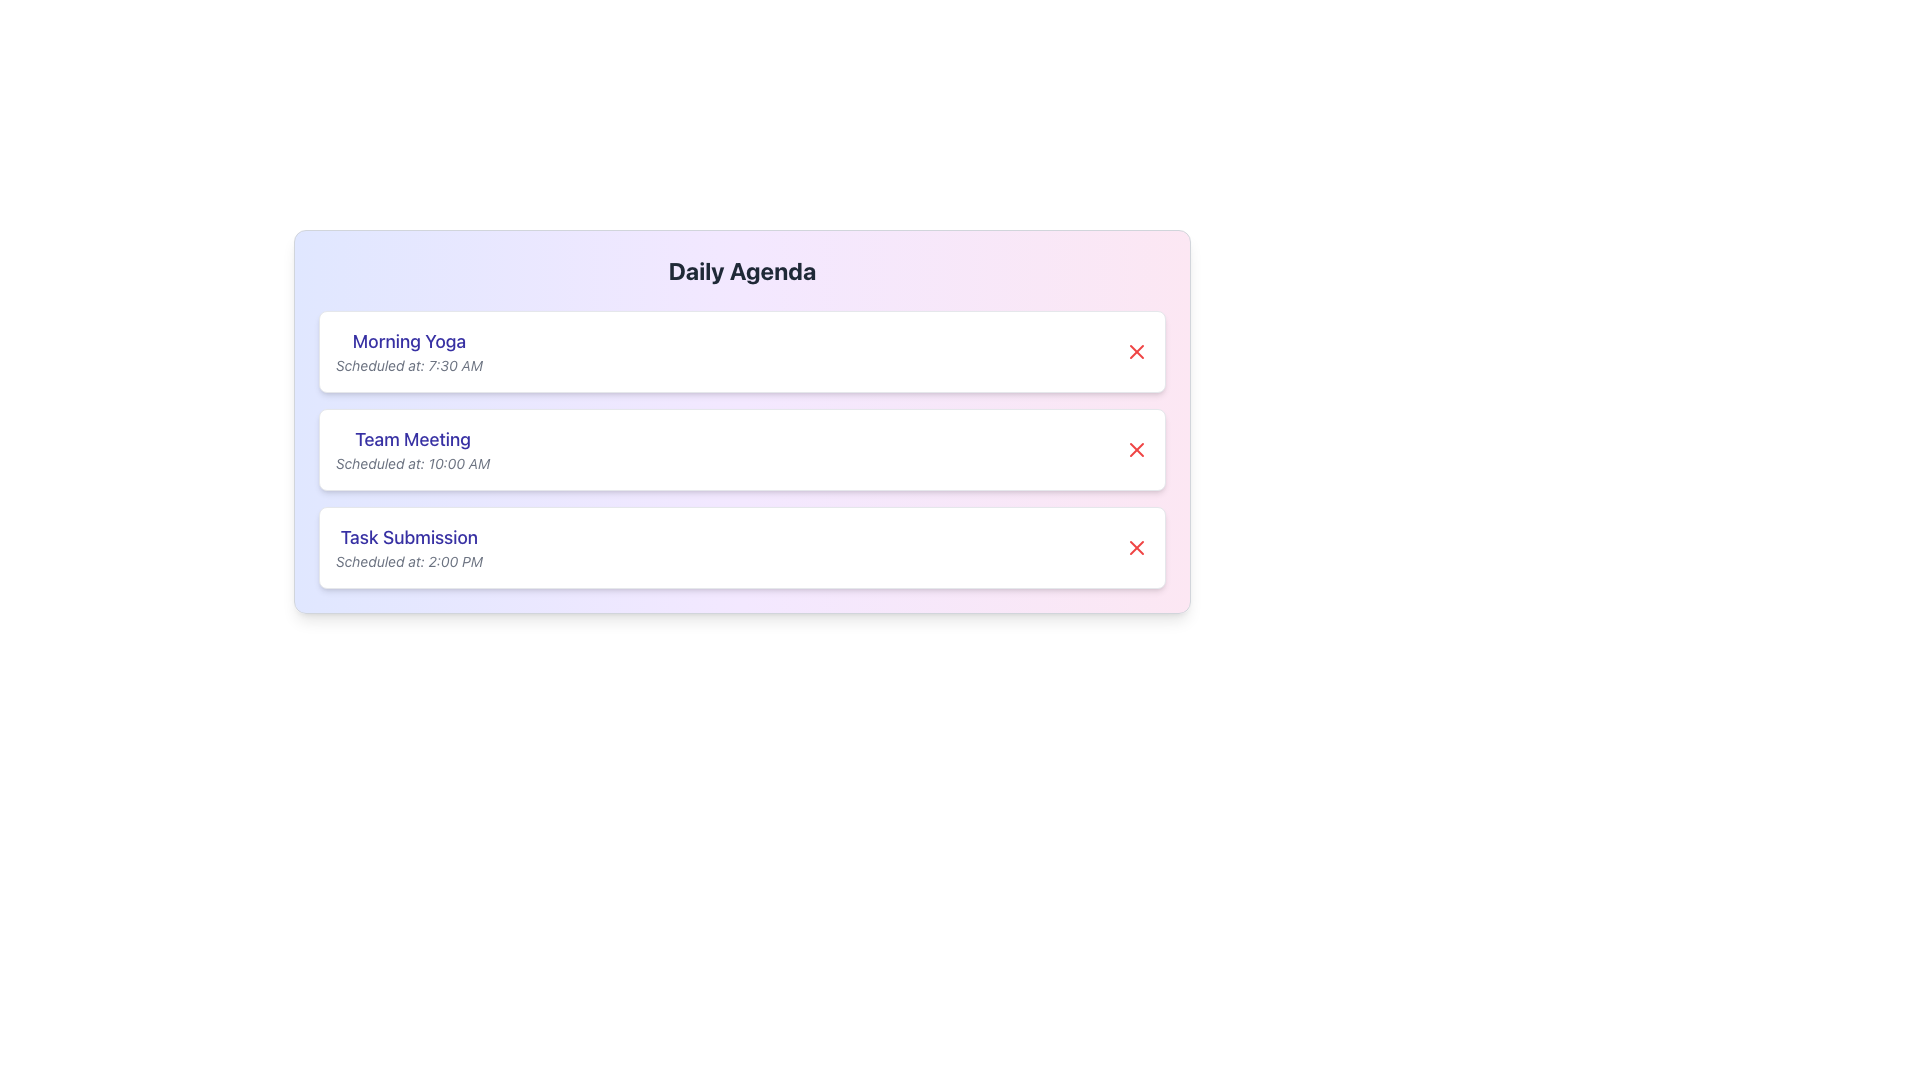 This screenshot has height=1080, width=1920. I want to click on the Content Panel displaying the daily agenda, so click(741, 420).